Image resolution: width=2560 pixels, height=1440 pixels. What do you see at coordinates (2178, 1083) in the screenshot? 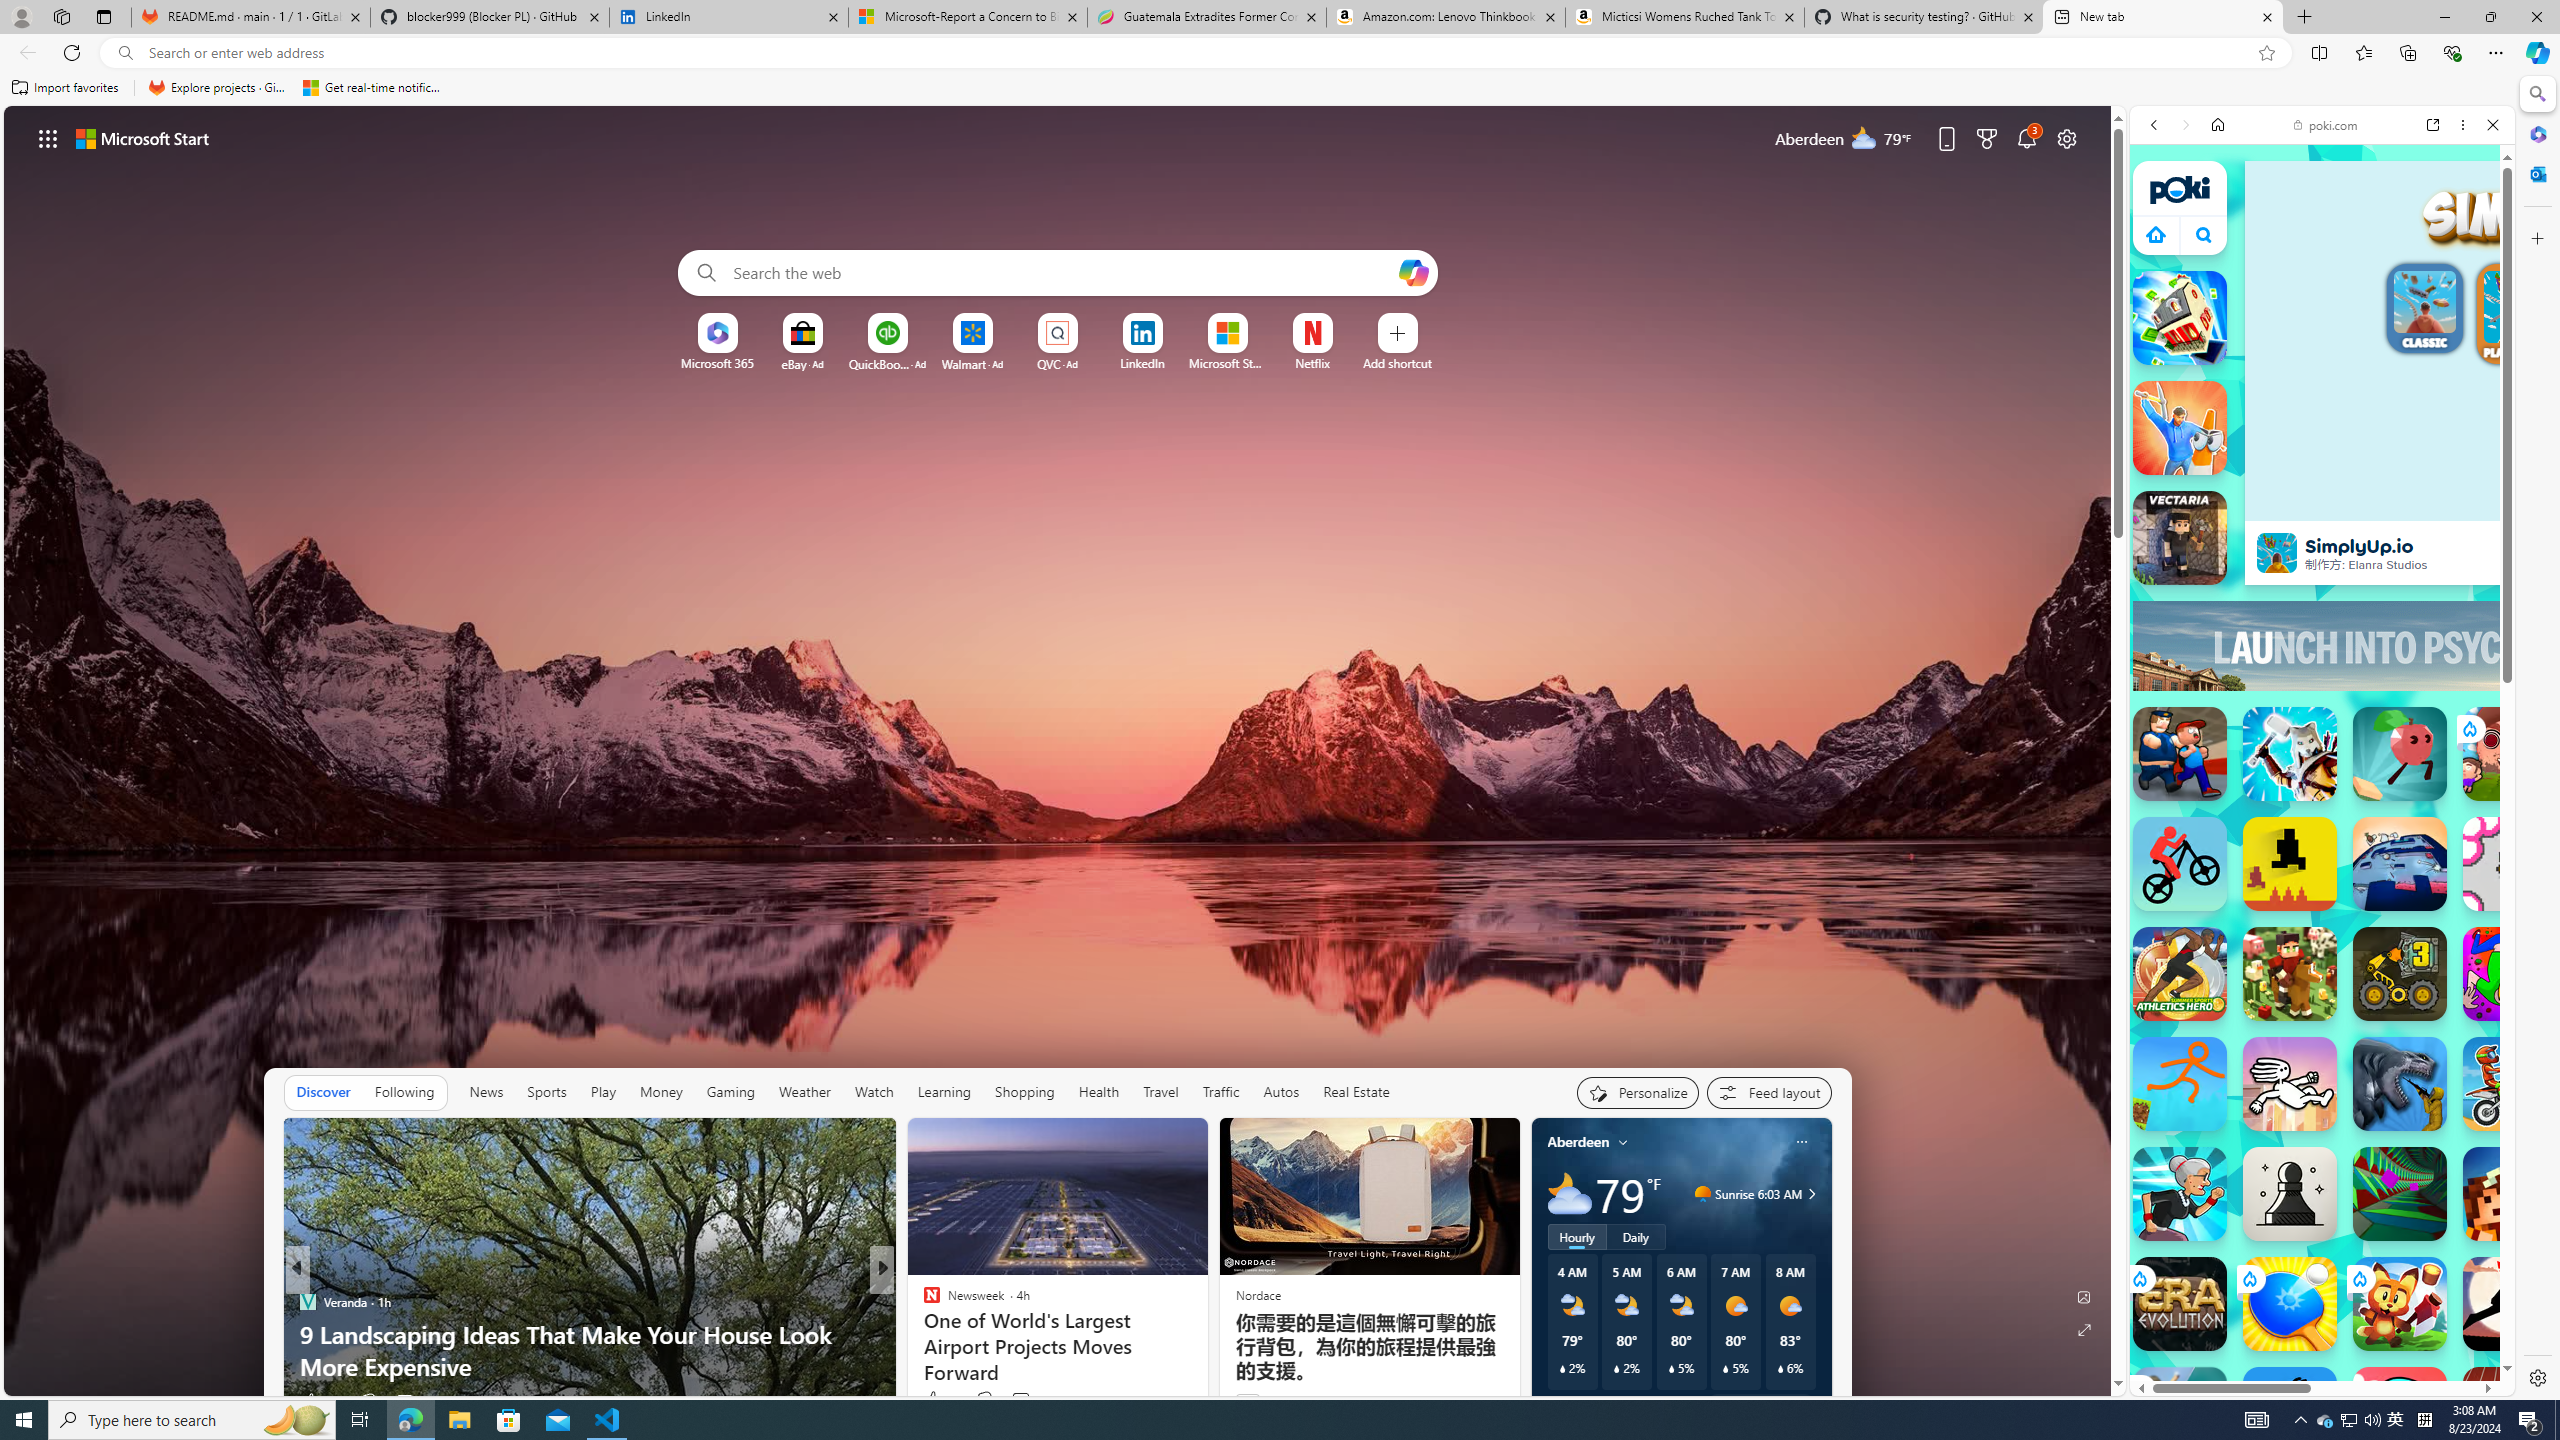
I see `'Stickman Parkour Skyland'` at bounding box center [2178, 1083].